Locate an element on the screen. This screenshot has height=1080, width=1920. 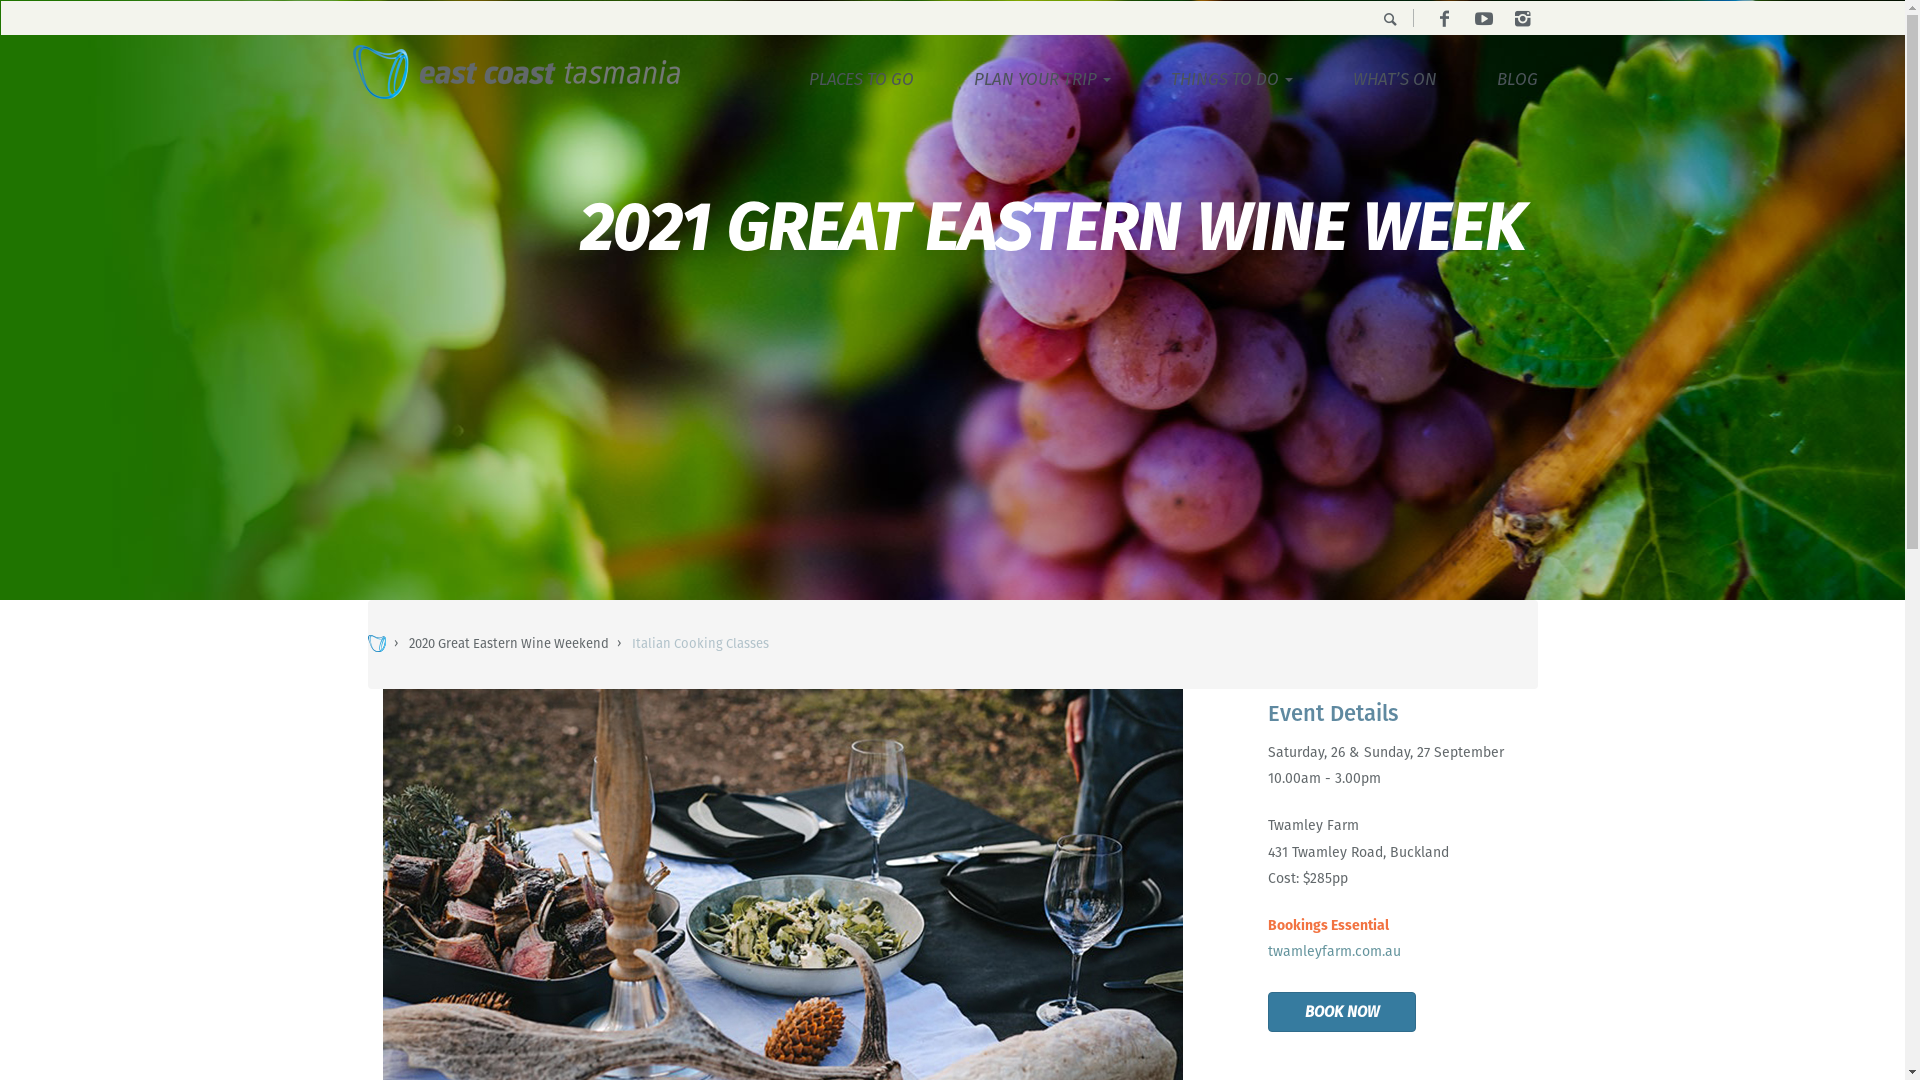
'PLACES TO GO' is located at coordinates (860, 77).